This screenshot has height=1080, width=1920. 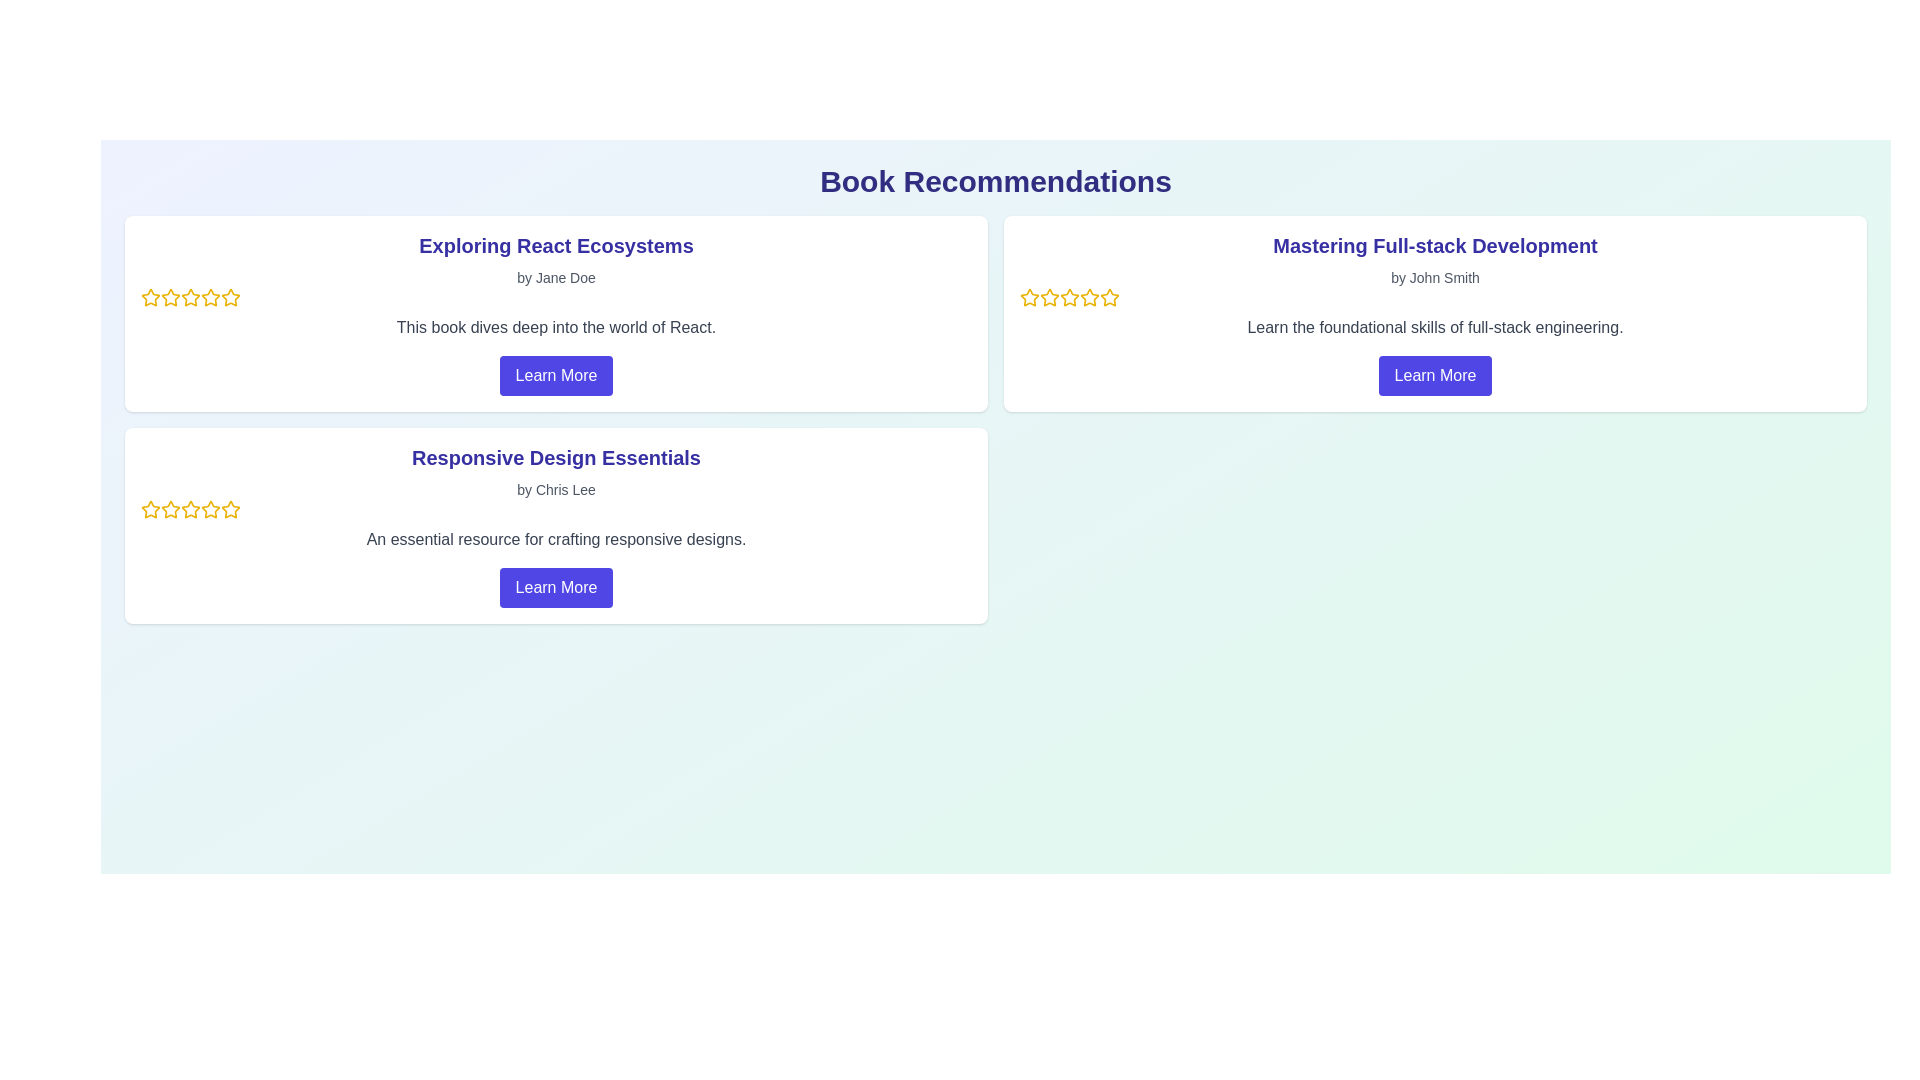 What do you see at coordinates (1030, 297) in the screenshot?
I see `the first yellow star icon in the rating row for the 'Mastering Full-stack Development' section, positioned just below the book title text` at bounding box center [1030, 297].